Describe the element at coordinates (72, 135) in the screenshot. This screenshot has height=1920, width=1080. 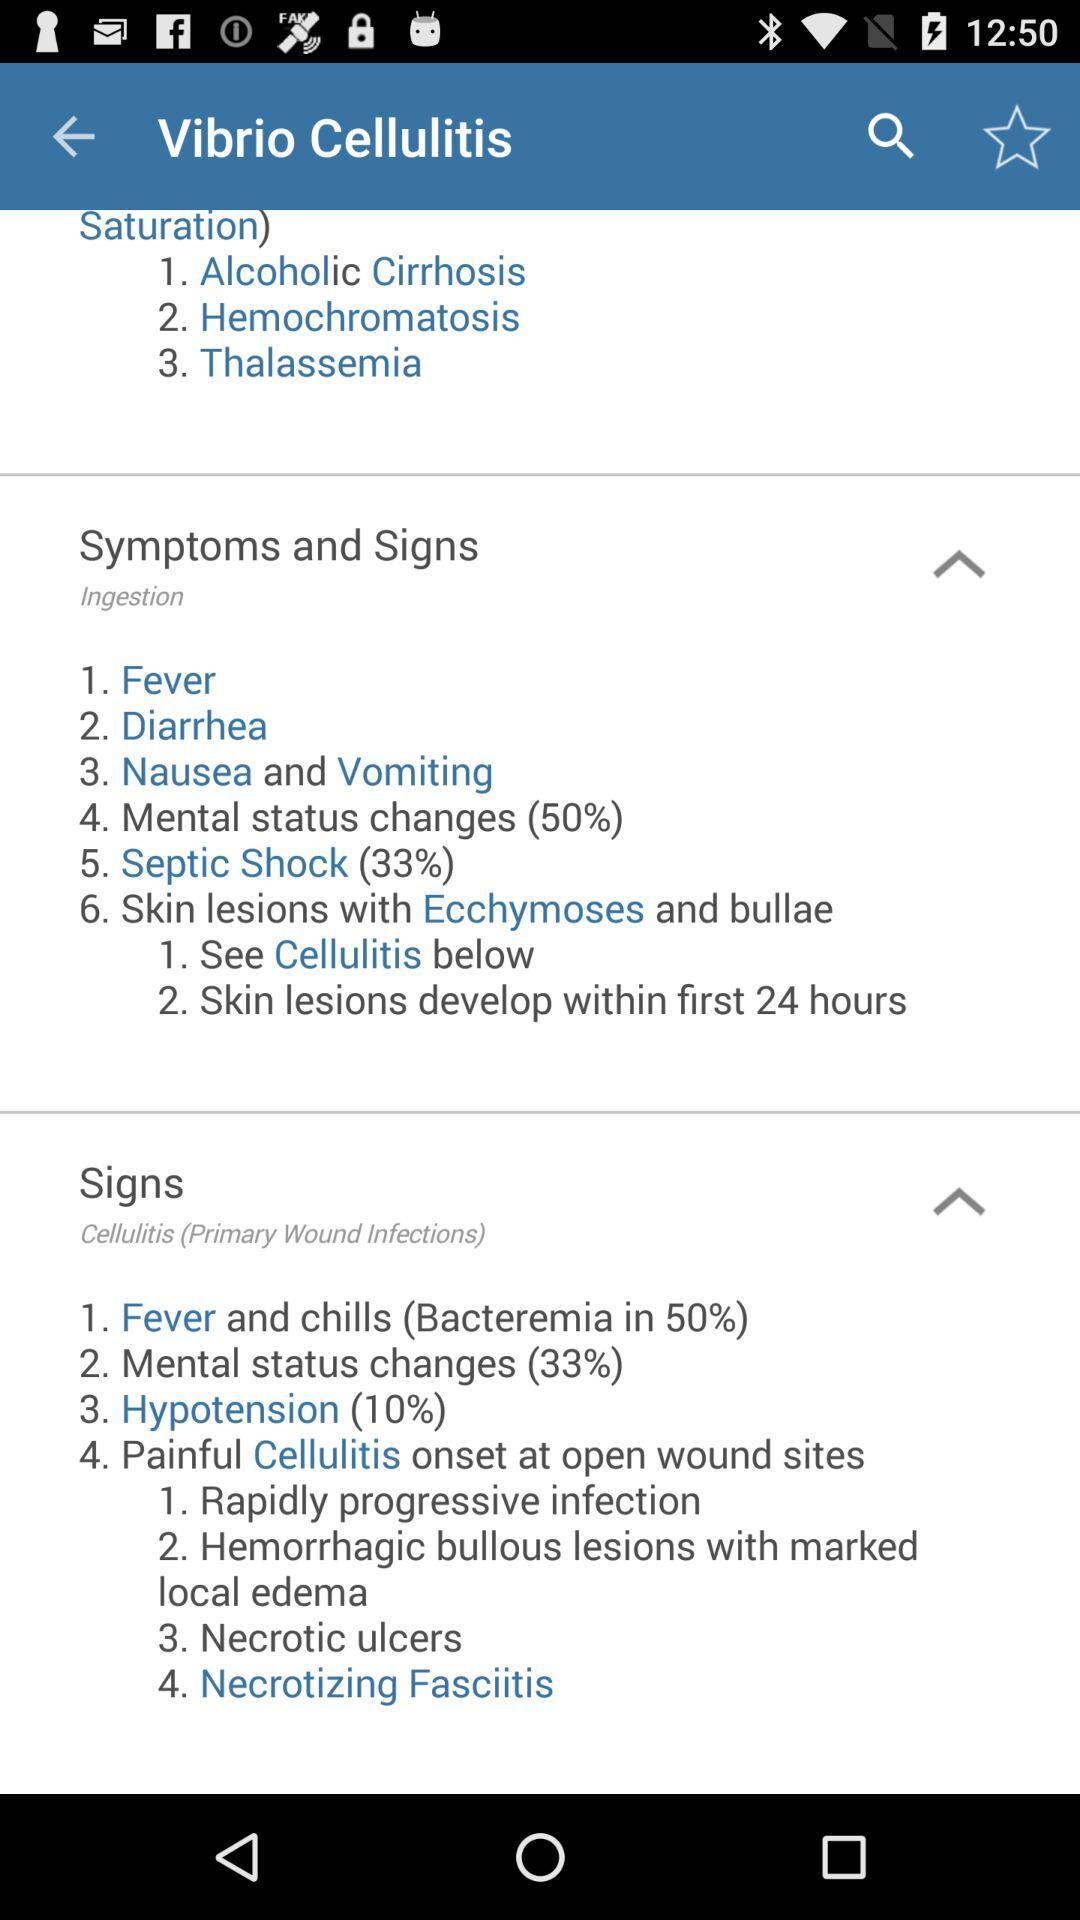
I see `item to the left of vibrio cellulitis` at that location.